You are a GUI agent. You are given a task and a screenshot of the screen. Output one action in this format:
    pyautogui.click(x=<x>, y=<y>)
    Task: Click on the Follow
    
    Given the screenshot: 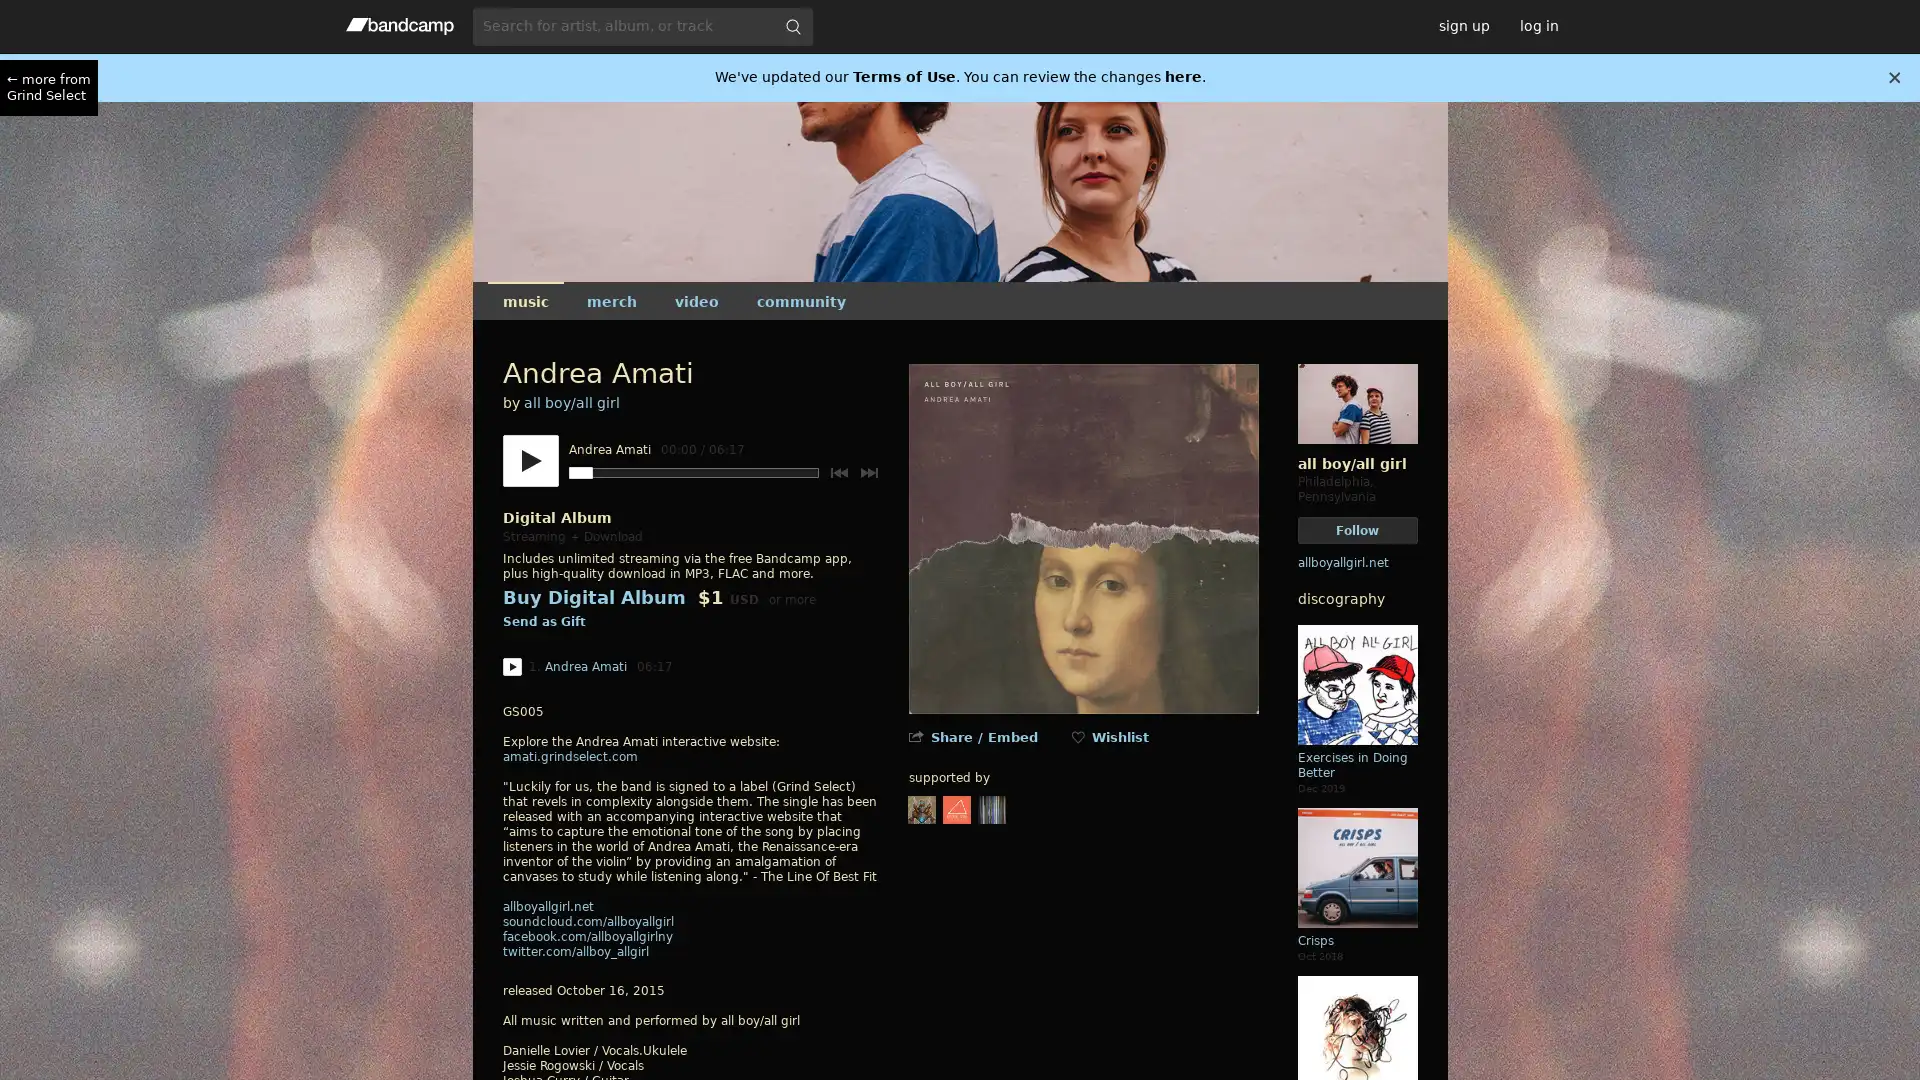 What is the action you would take?
    pyautogui.click(x=1357, y=529)
    